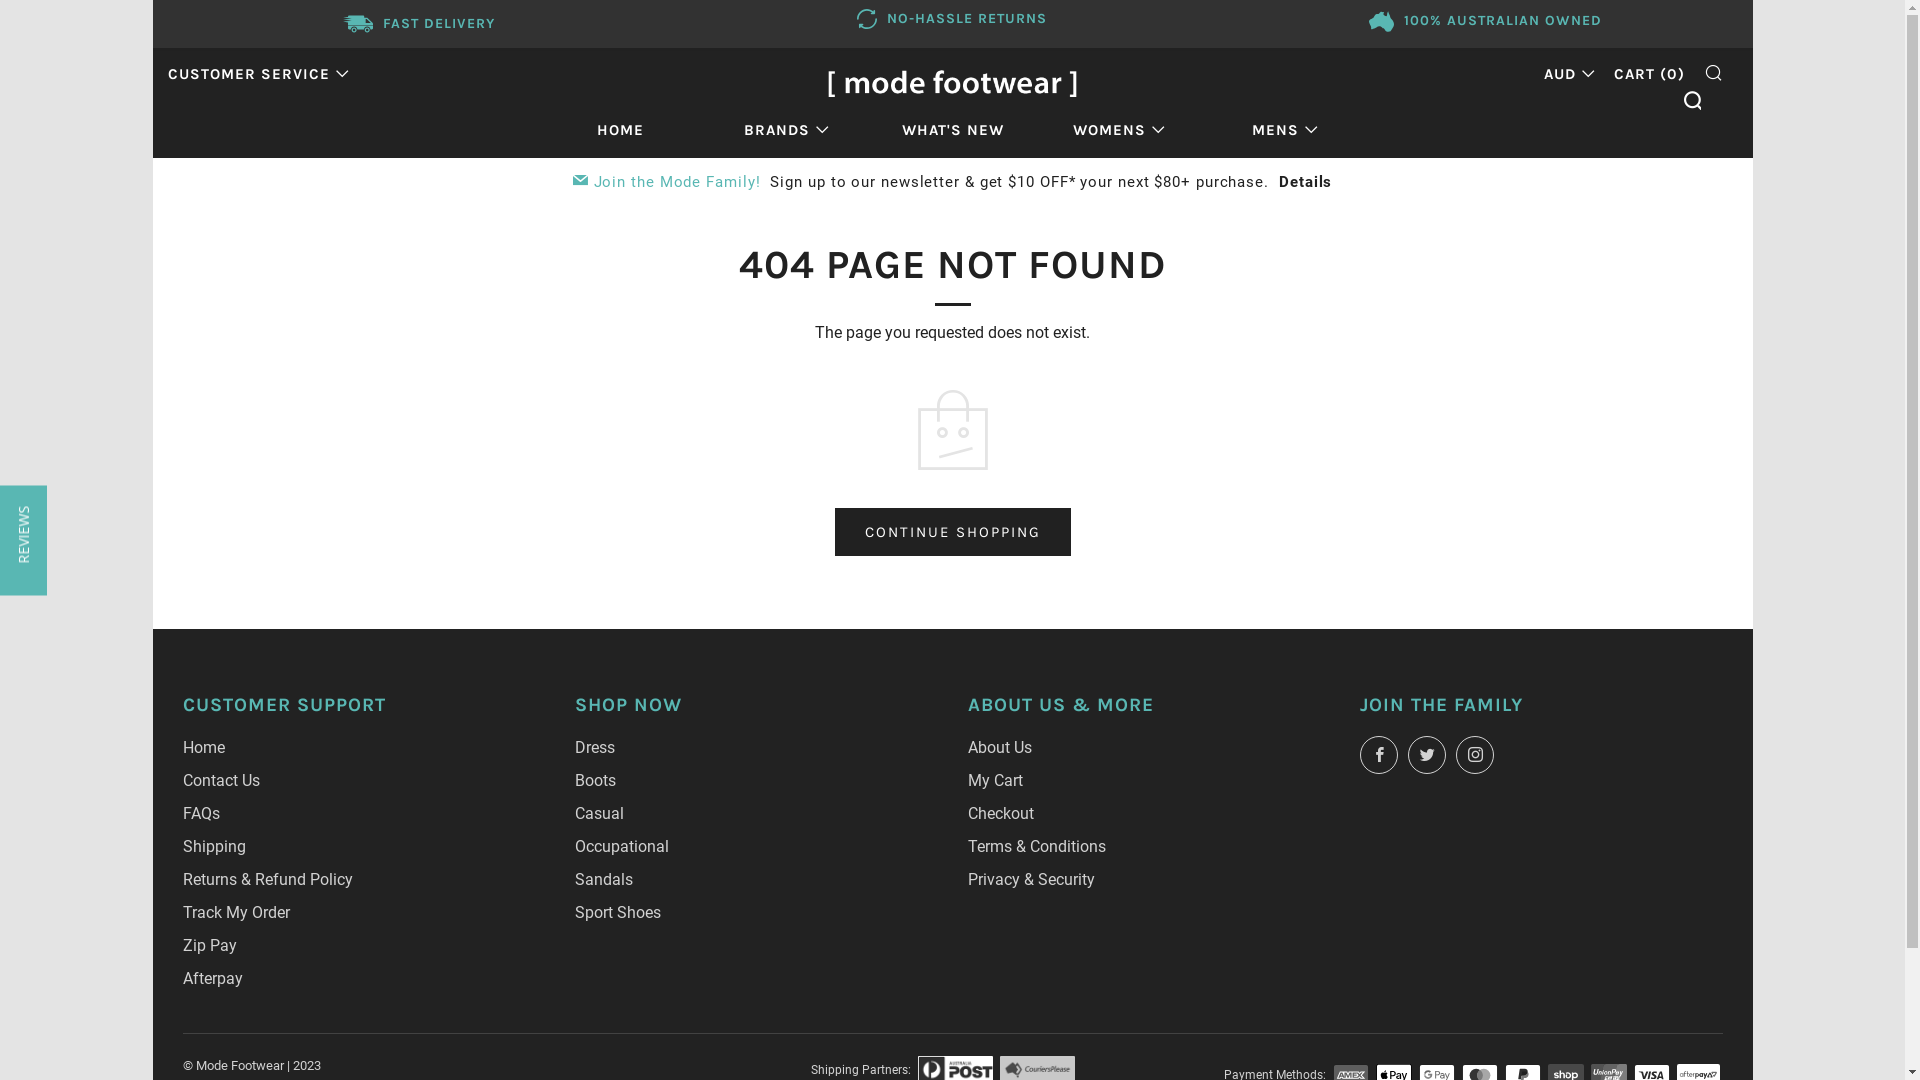  I want to click on 'BRANDS', so click(785, 130).